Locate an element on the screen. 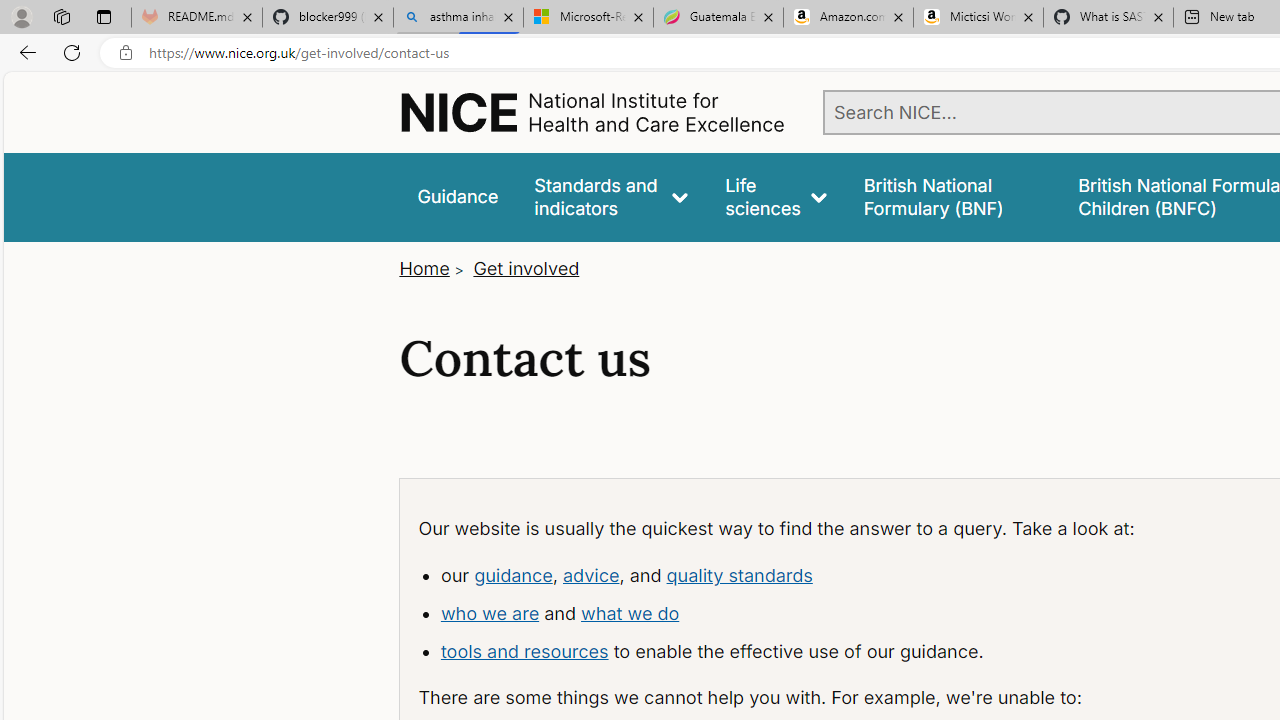  'Get involved' is located at coordinates (526, 267).